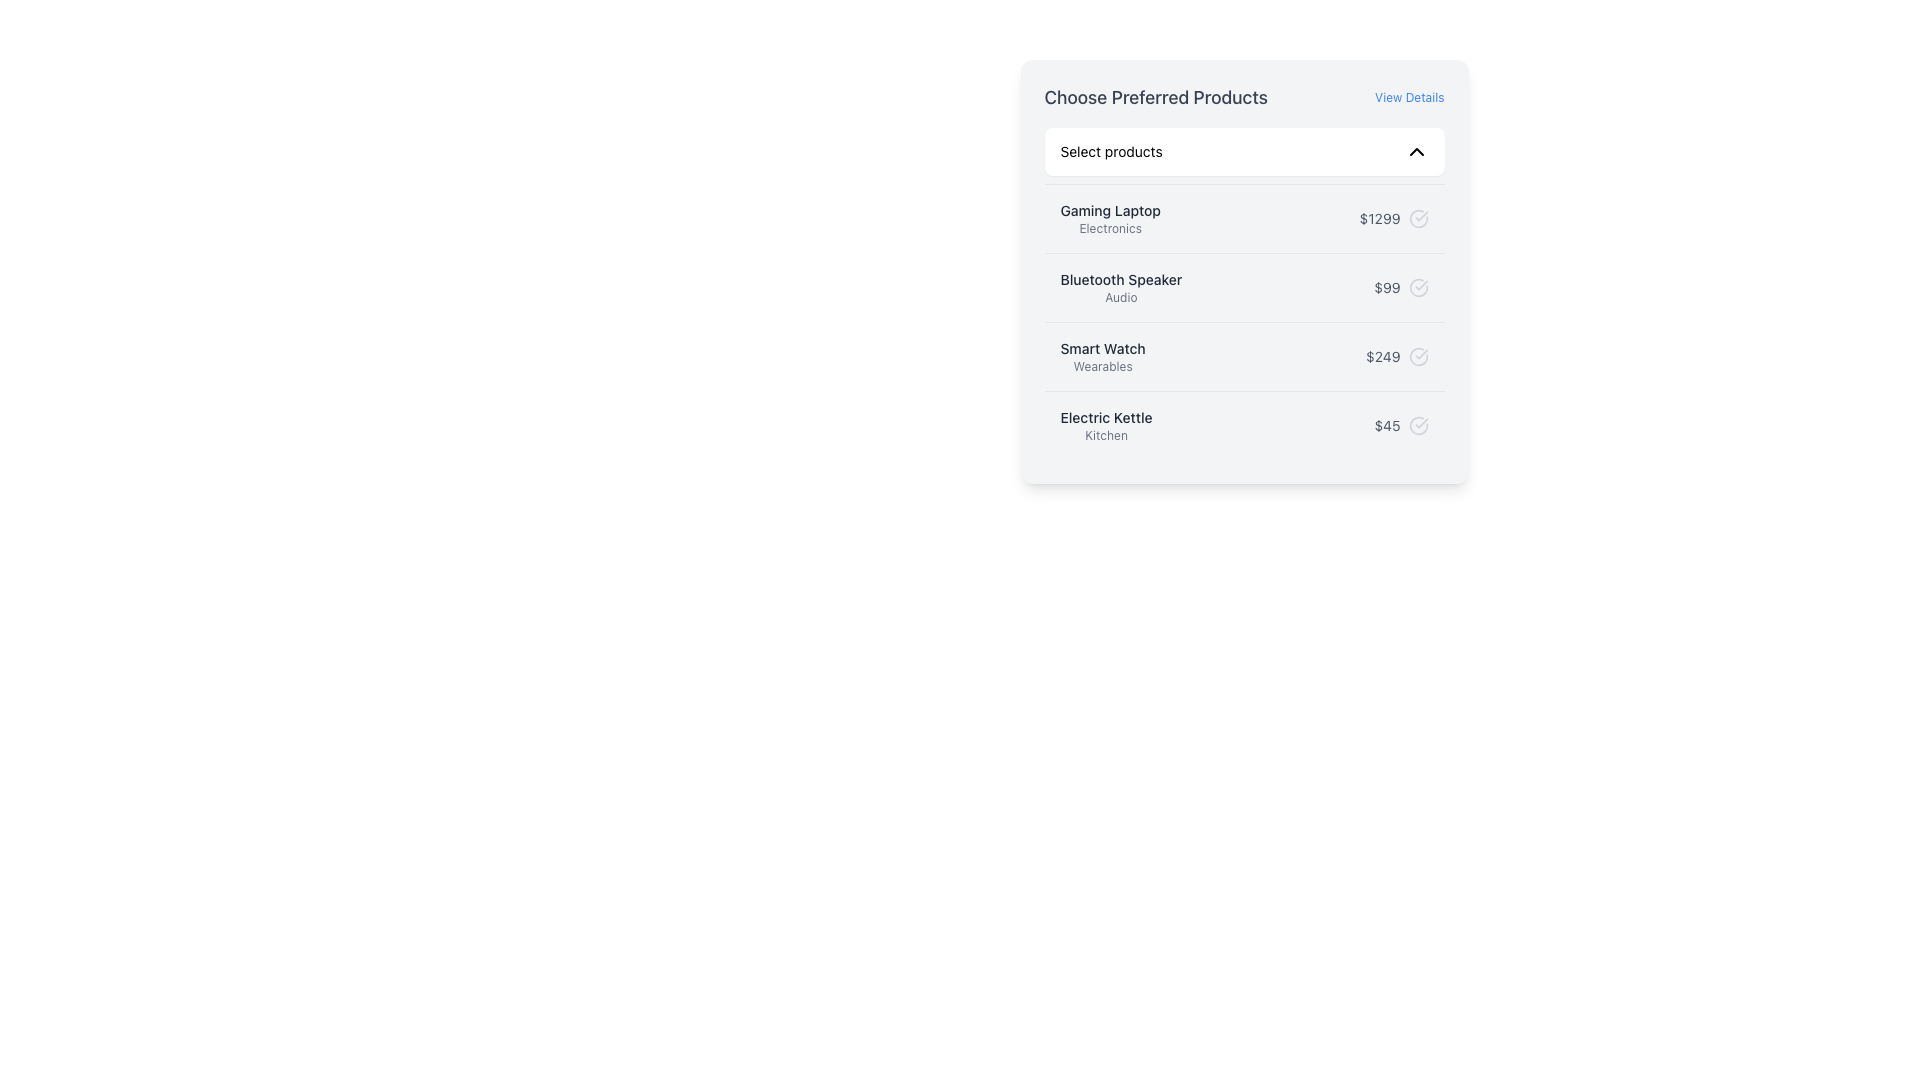 The width and height of the screenshot is (1920, 1080). What do you see at coordinates (1400, 288) in the screenshot?
I see `the text value element displaying '$99' located to the right of the product name and description for 'Bluetooth Speaker'` at bounding box center [1400, 288].